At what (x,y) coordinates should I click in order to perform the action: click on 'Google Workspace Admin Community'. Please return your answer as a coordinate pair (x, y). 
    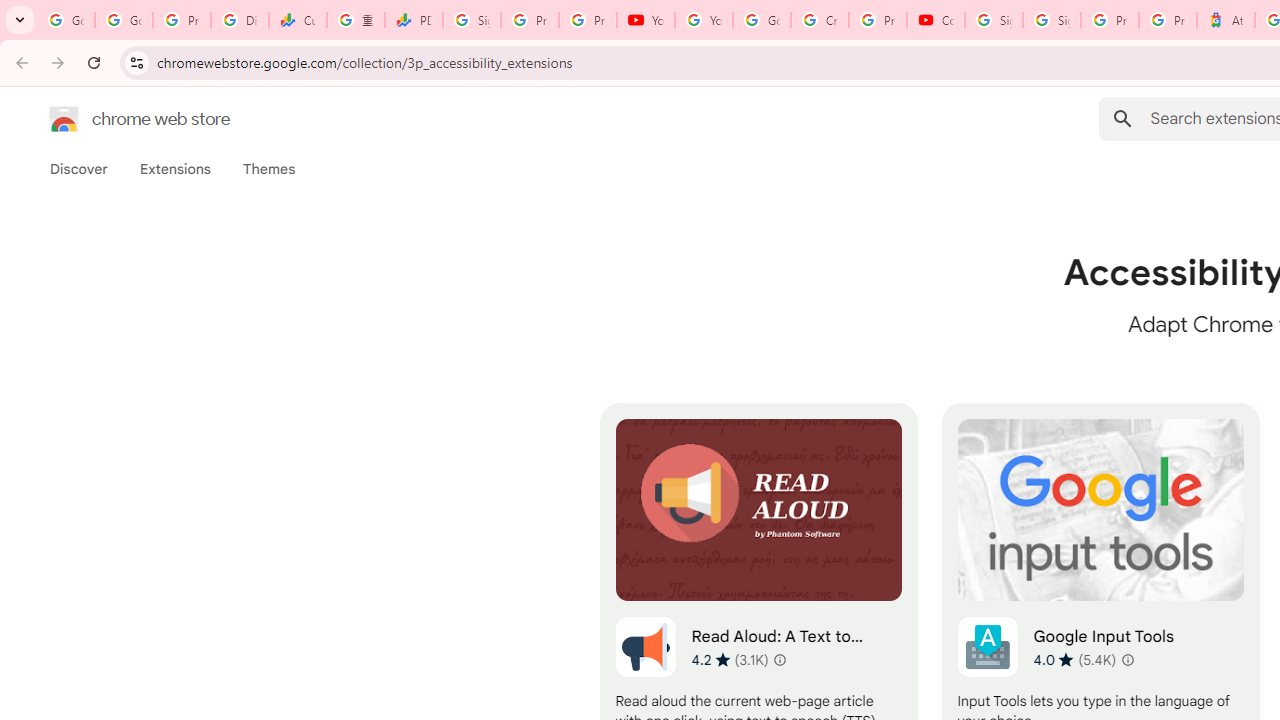
    Looking at the image, I should click on (65, 20).